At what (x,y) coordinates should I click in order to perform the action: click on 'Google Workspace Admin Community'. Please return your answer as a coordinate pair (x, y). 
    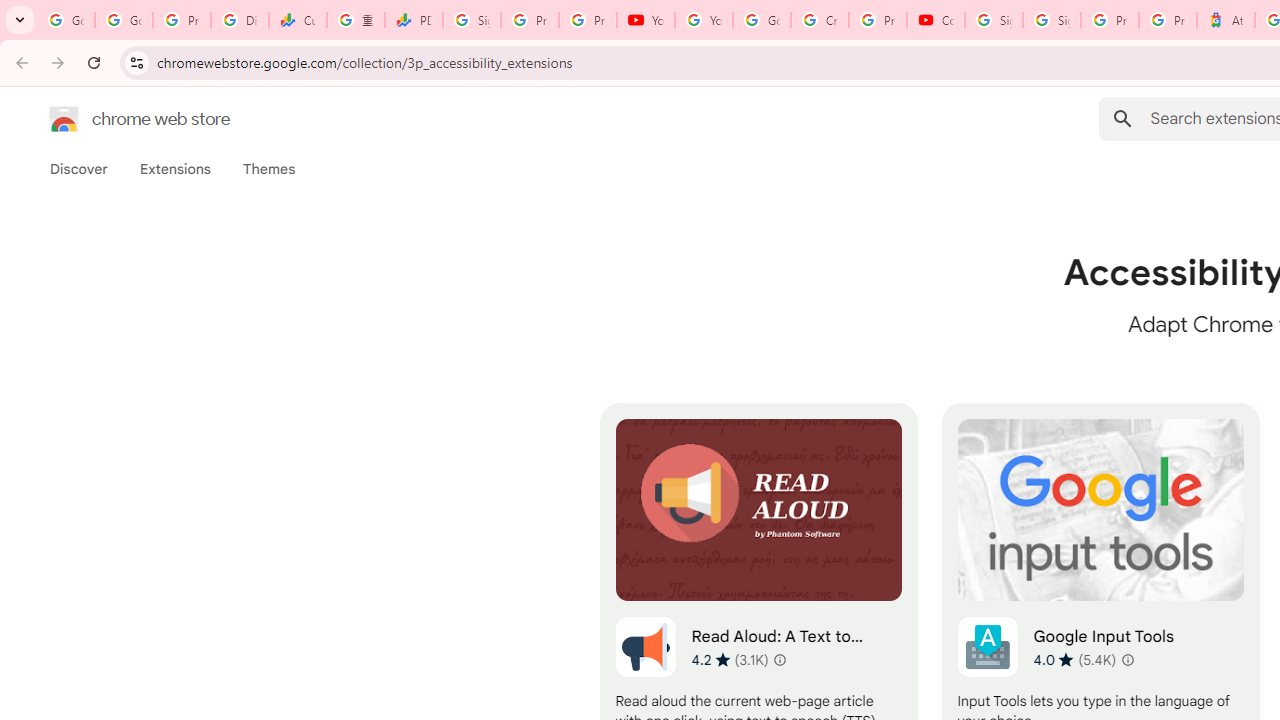
    Looking at the image, I should click on (65, 20).